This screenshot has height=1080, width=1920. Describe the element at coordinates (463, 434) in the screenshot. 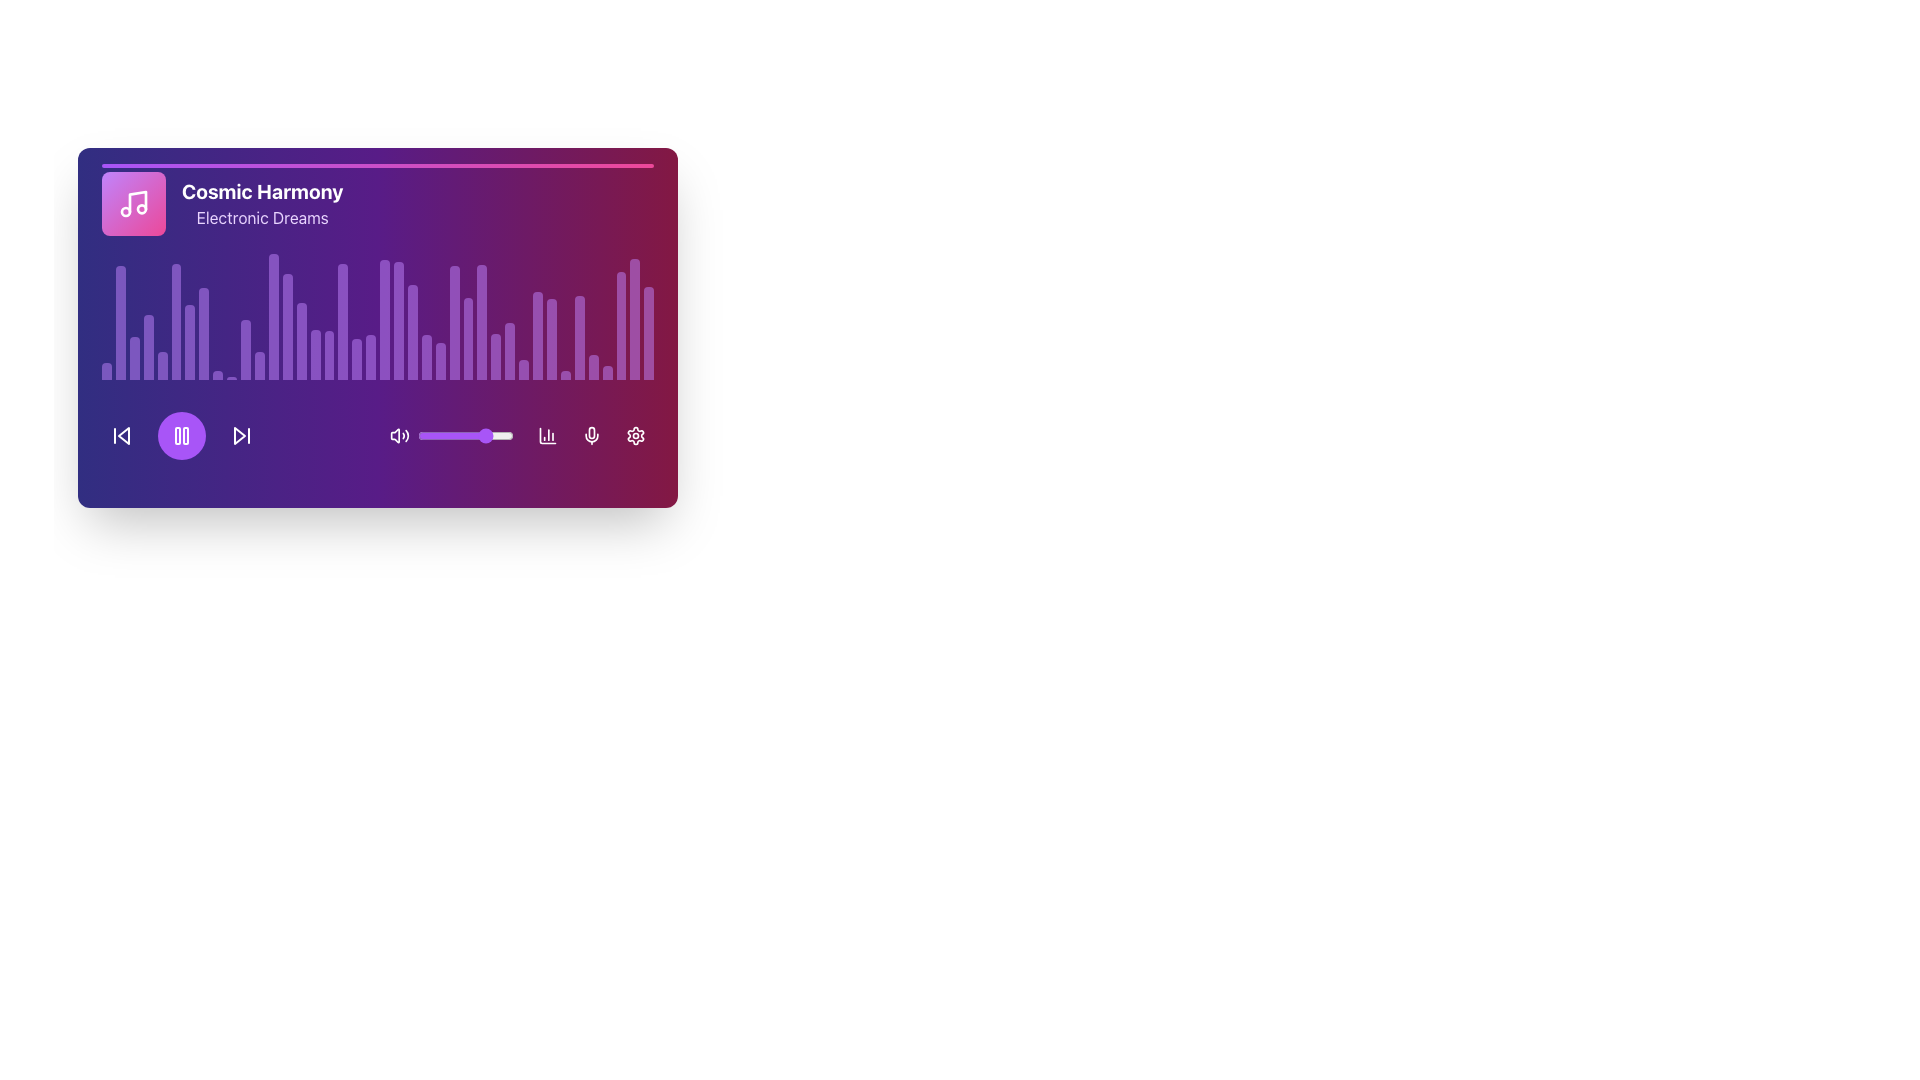

I see `the volume level` at that location.